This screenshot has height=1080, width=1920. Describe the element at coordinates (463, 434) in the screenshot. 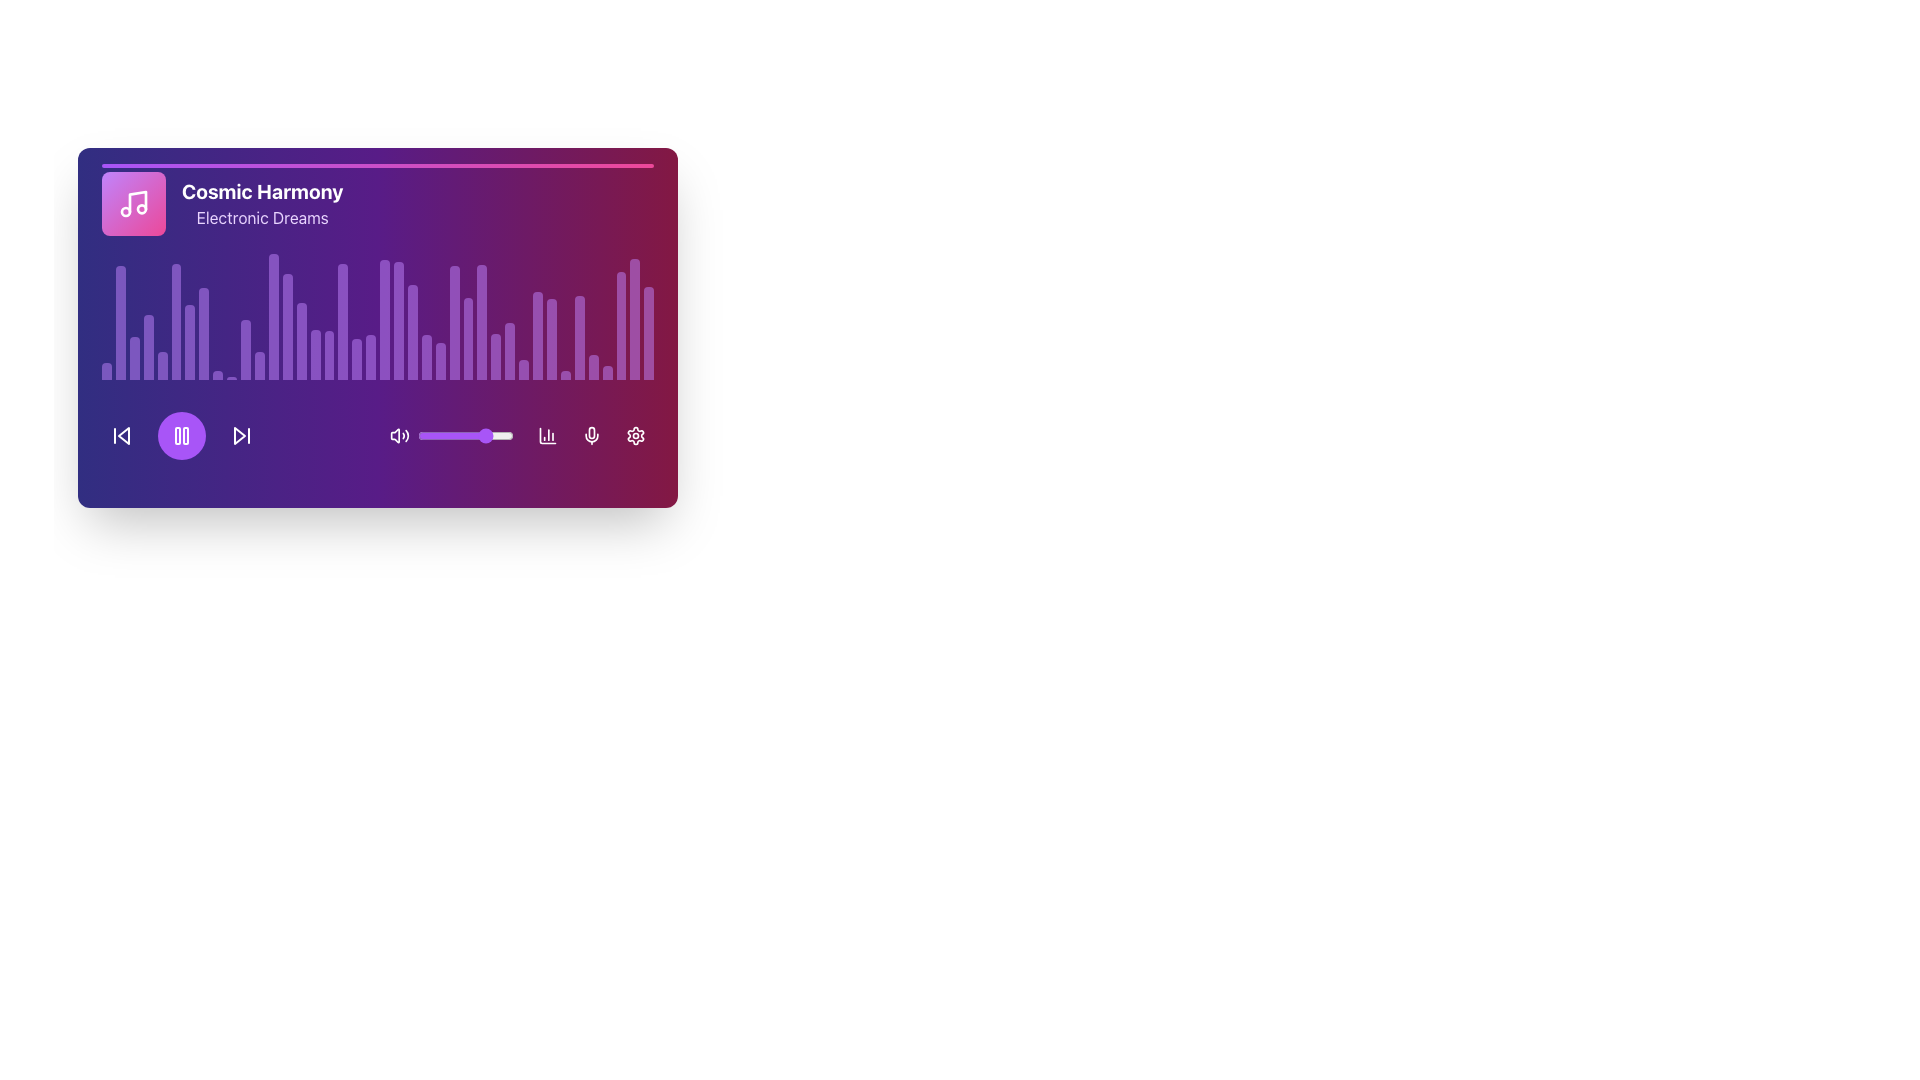

I see `the volume level` at that location.